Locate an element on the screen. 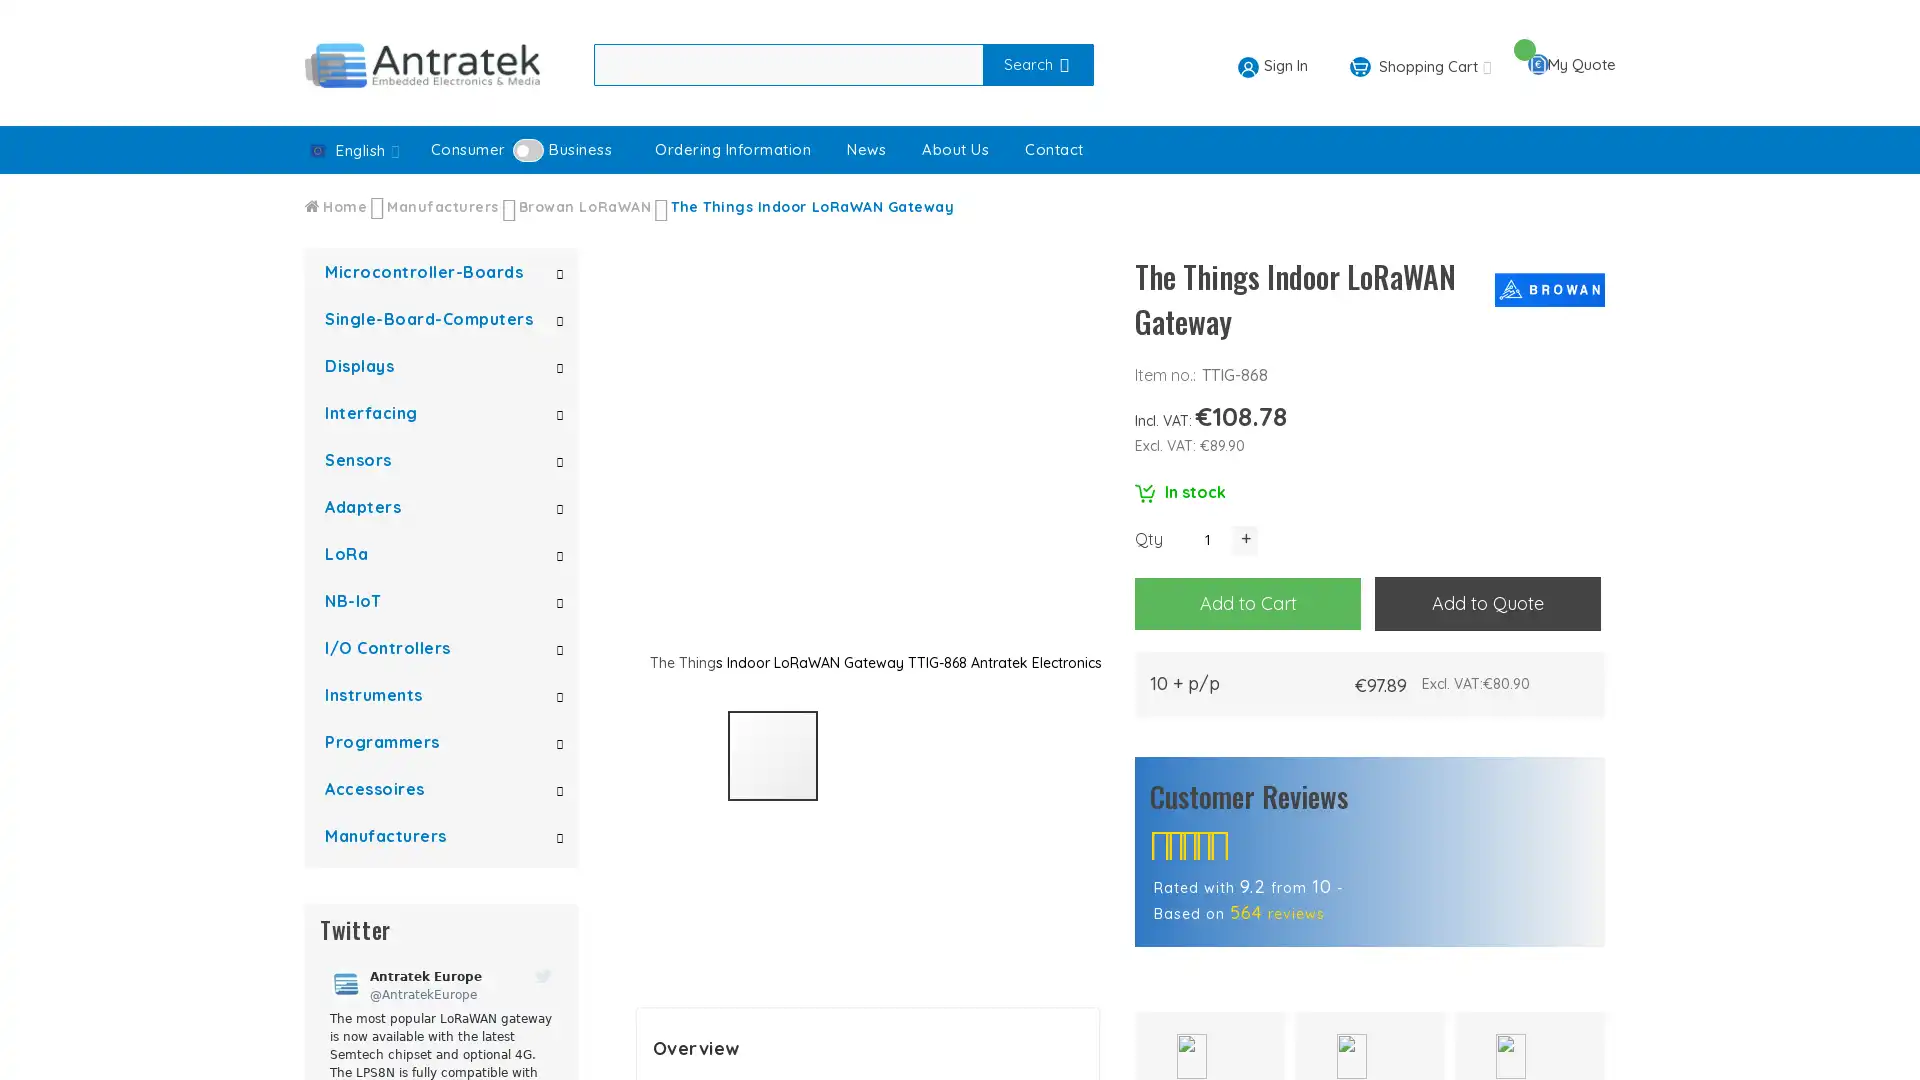 This screenshot has height=1080, width=1920. The Things Indoor LoRaWAN Gateway TTIG-868 Antratek Electronics is located at coordinates (681, 756).